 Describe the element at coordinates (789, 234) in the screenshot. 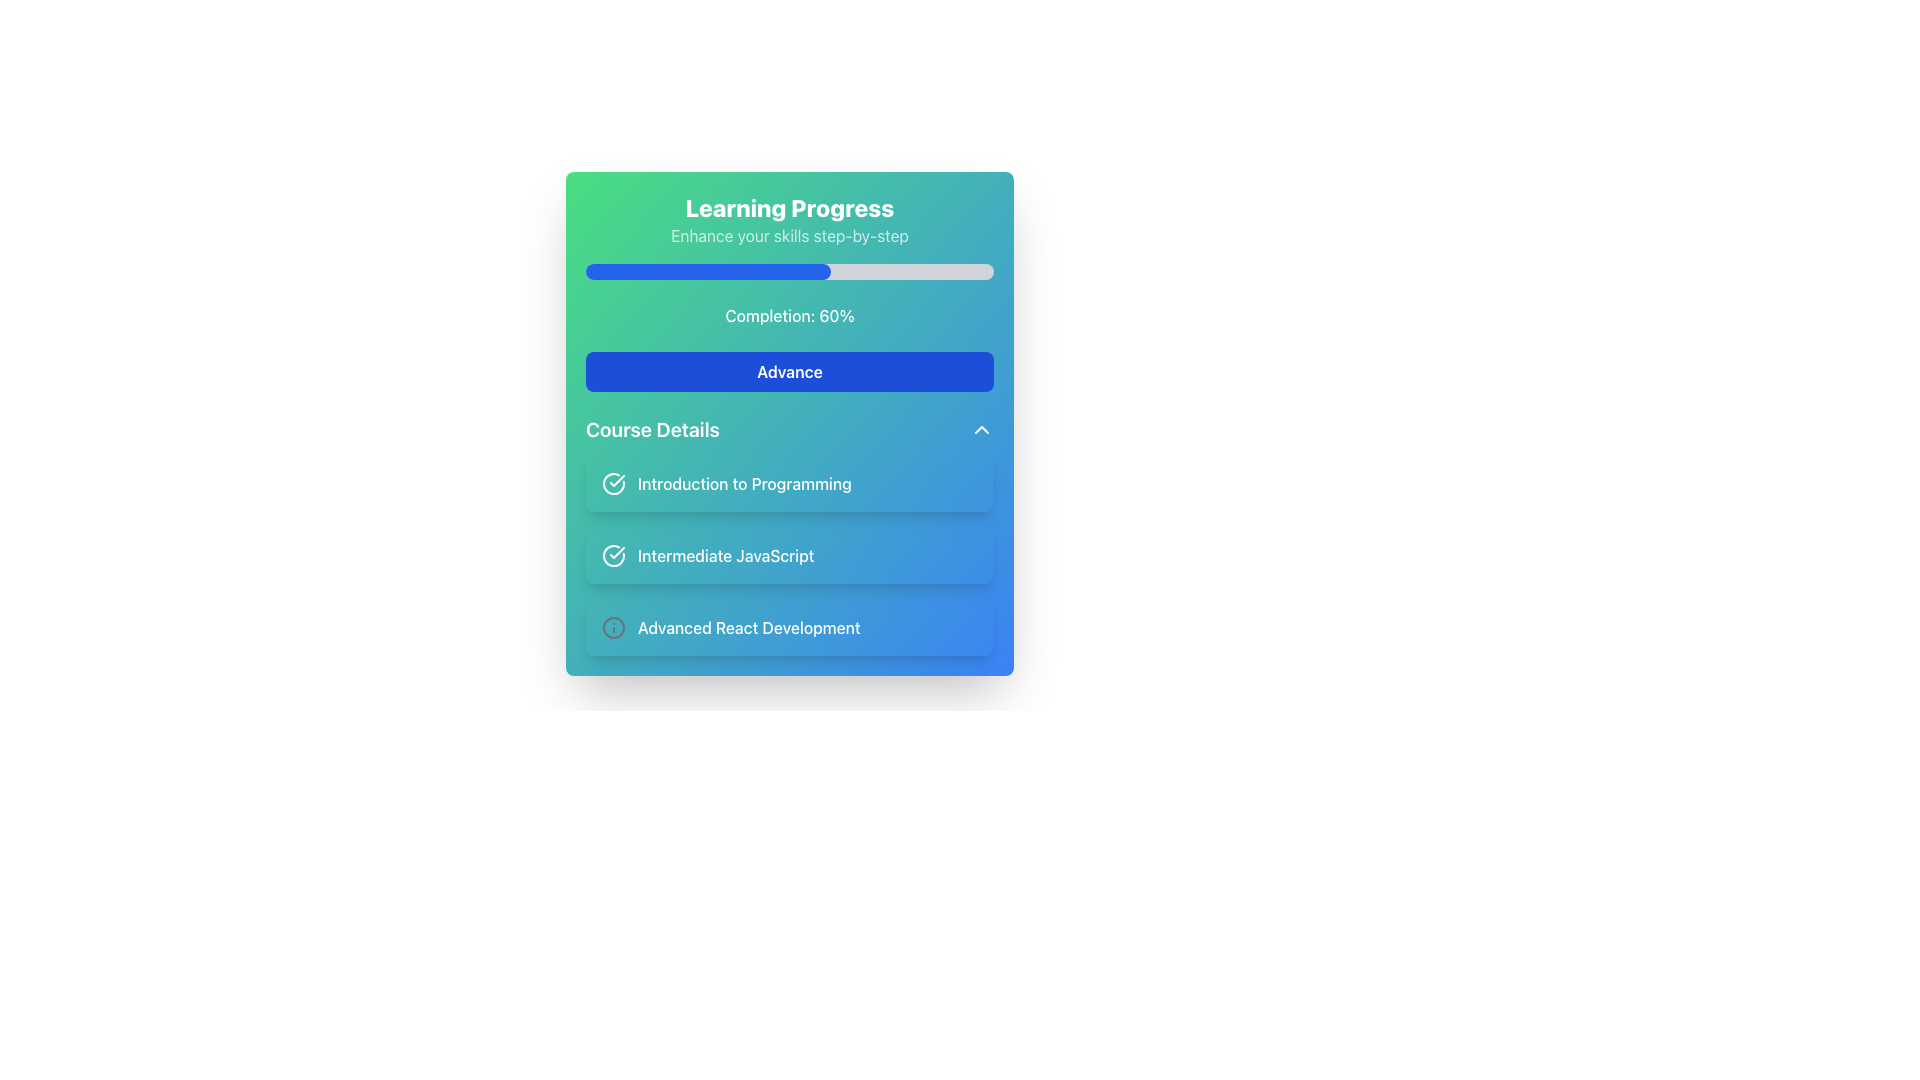

I see `the text label that contains the phrase 'Enhance your skills step-by-step', which is styled with a white color and slightly transparent appearance, located beneath the 'Learning Progress' title` at that location.